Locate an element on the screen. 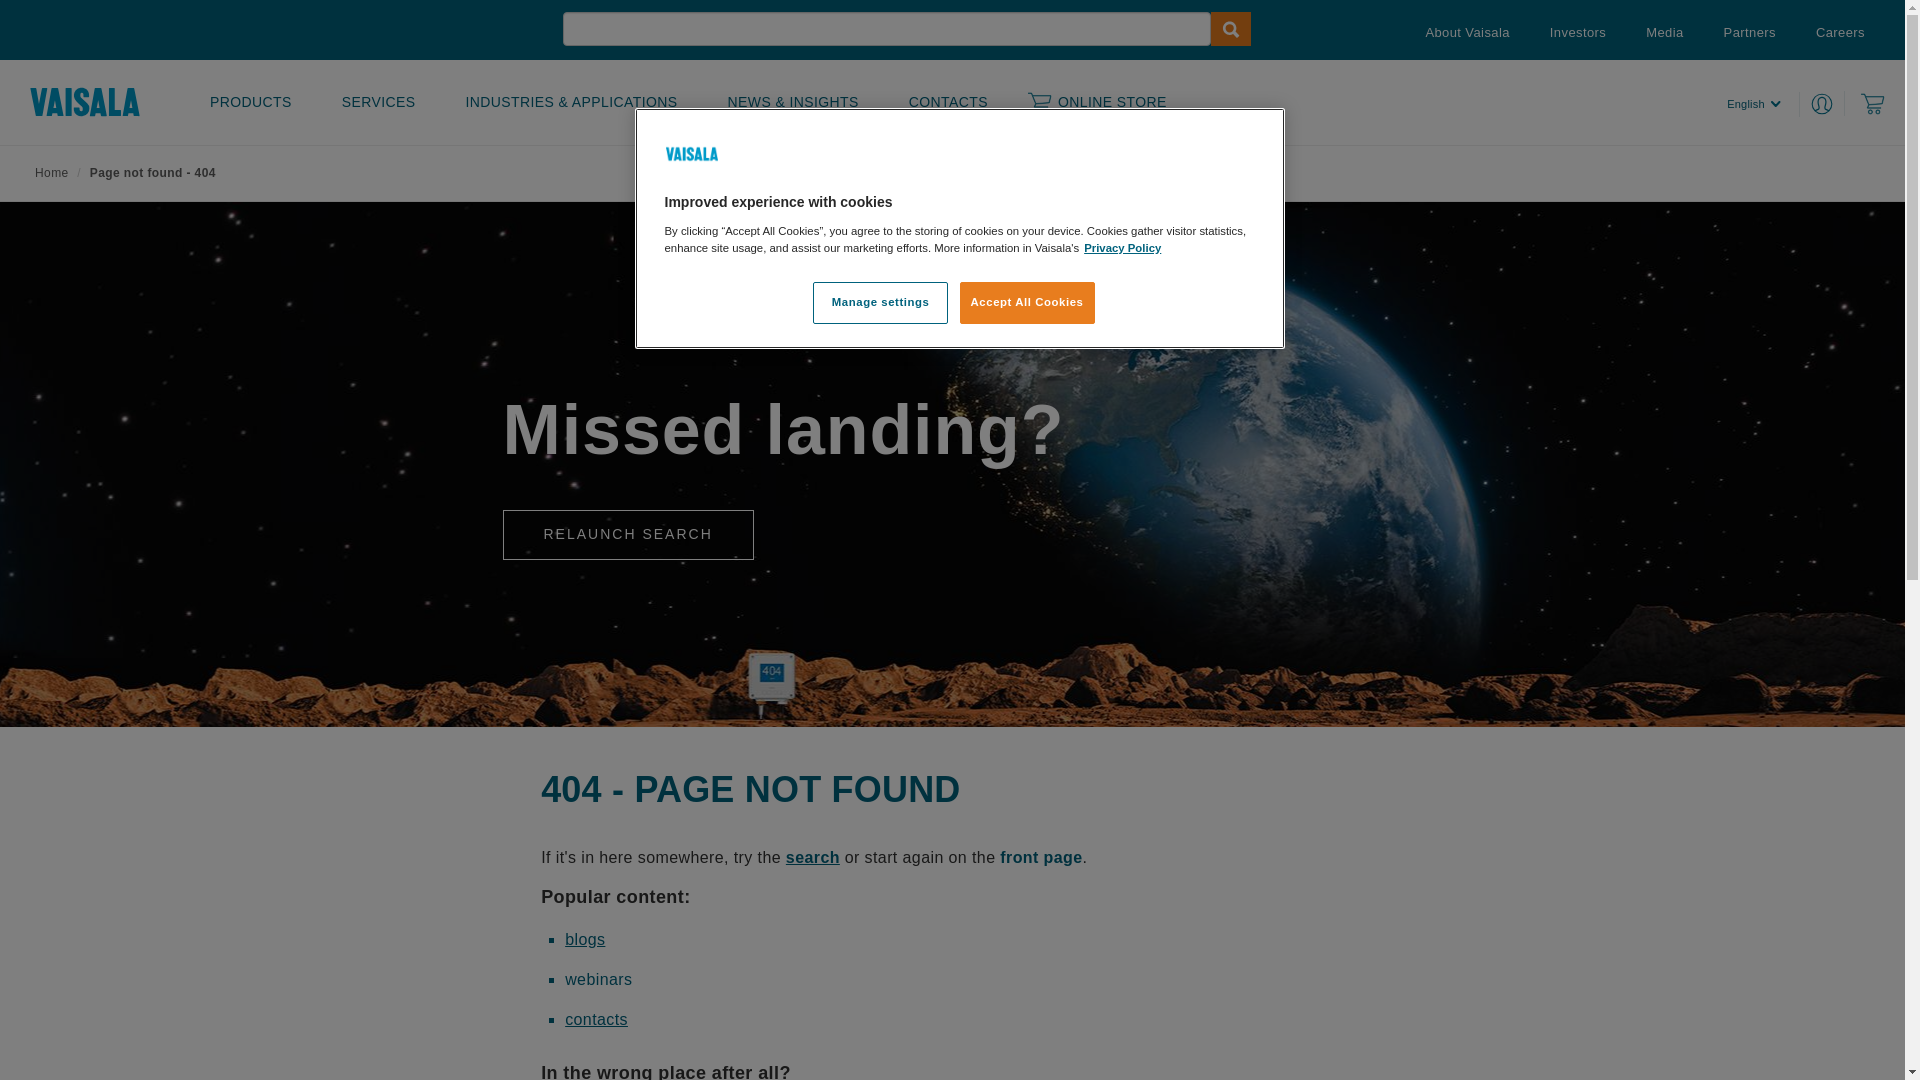 The width and height of the screenshot is (1920, 1080). 'Accept All Cookies' is located at coordinates (1027, 303).